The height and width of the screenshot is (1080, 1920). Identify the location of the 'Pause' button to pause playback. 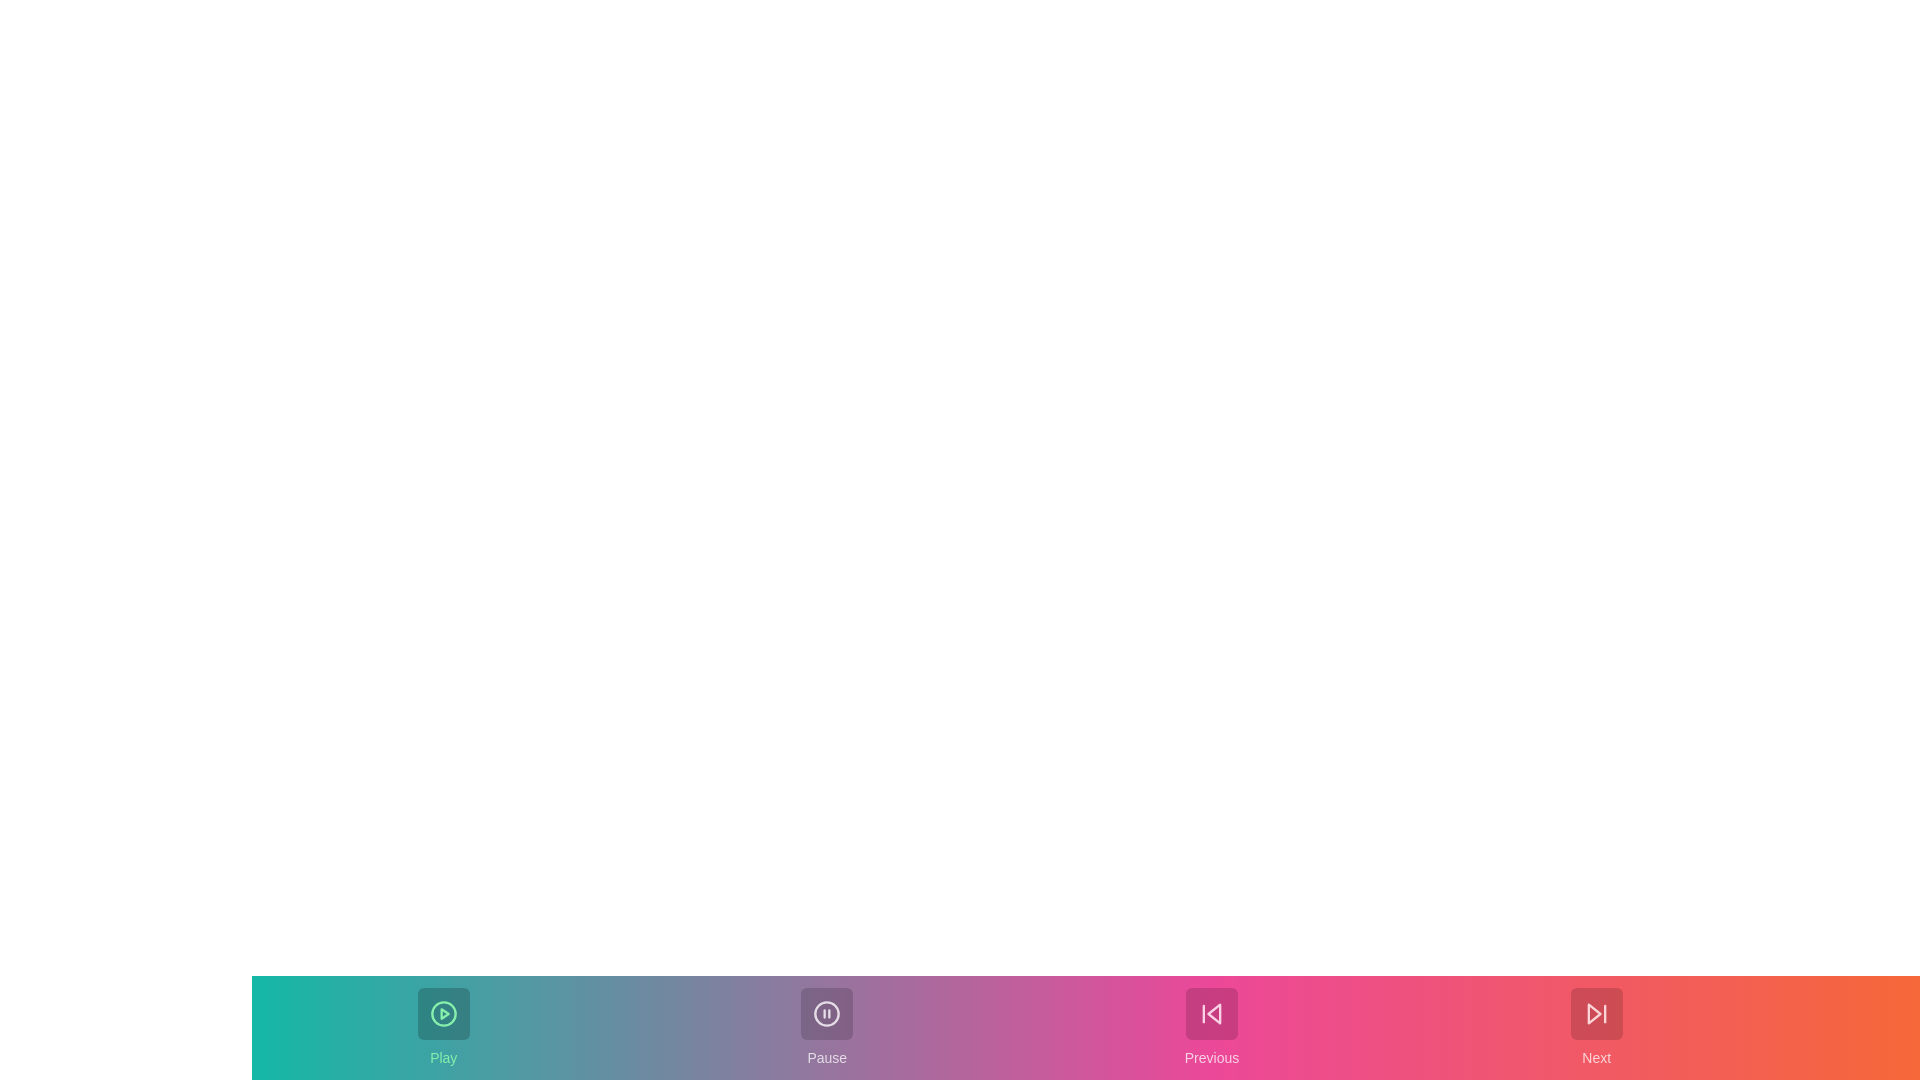
(827, 1028).